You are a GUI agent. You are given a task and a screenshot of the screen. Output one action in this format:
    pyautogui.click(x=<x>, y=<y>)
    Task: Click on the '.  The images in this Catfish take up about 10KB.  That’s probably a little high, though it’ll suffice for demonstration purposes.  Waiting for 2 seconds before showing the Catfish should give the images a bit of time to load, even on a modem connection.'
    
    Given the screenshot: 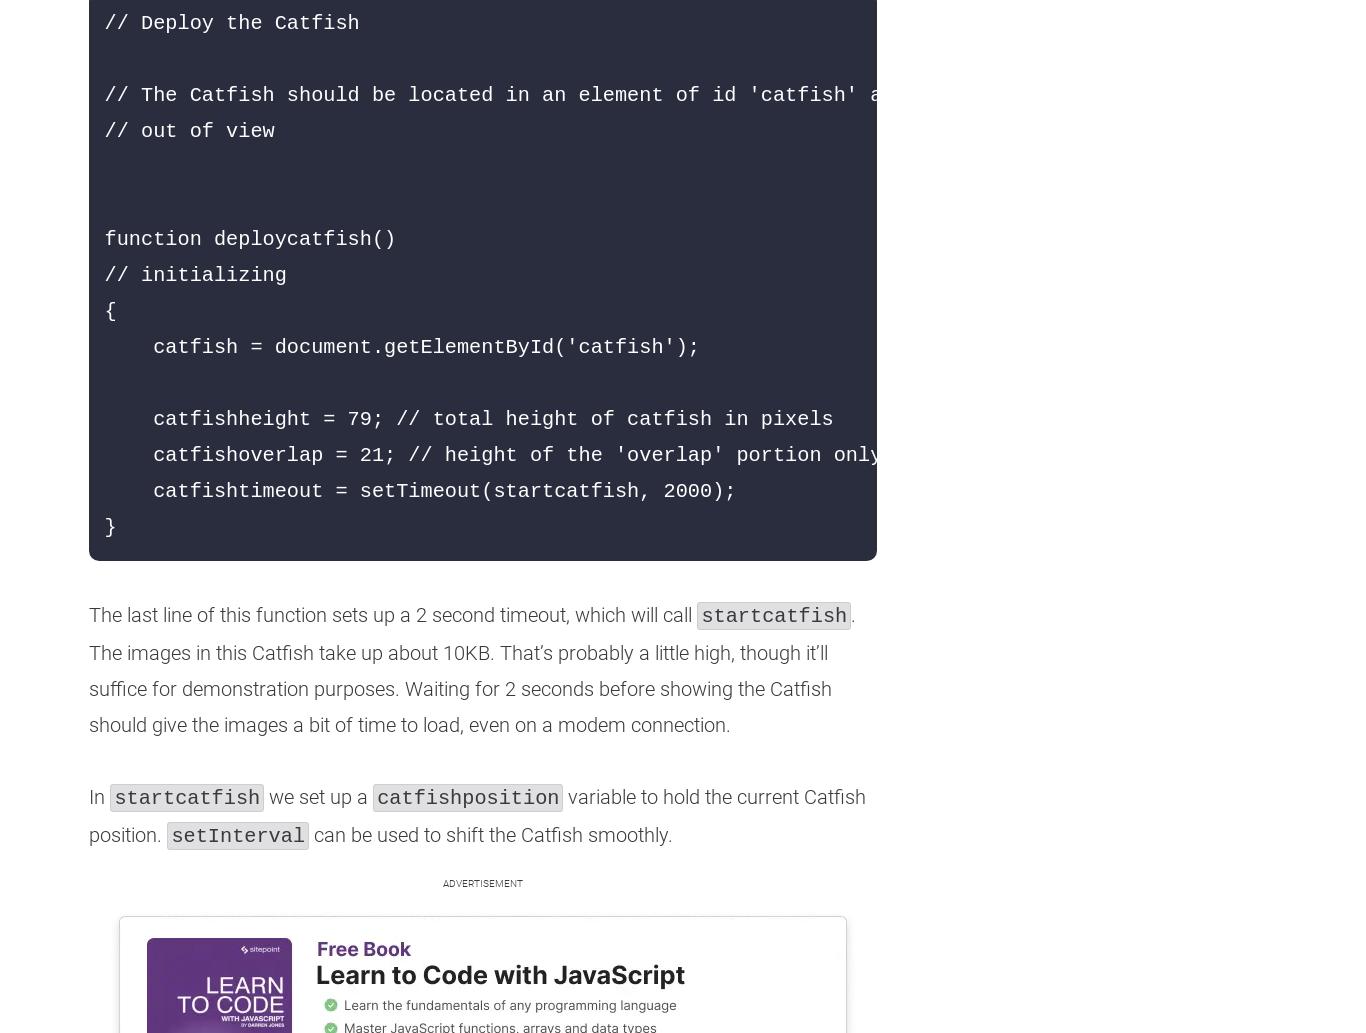 What is the action you would take?
    pyautogui.click(x=472, y=669)
    